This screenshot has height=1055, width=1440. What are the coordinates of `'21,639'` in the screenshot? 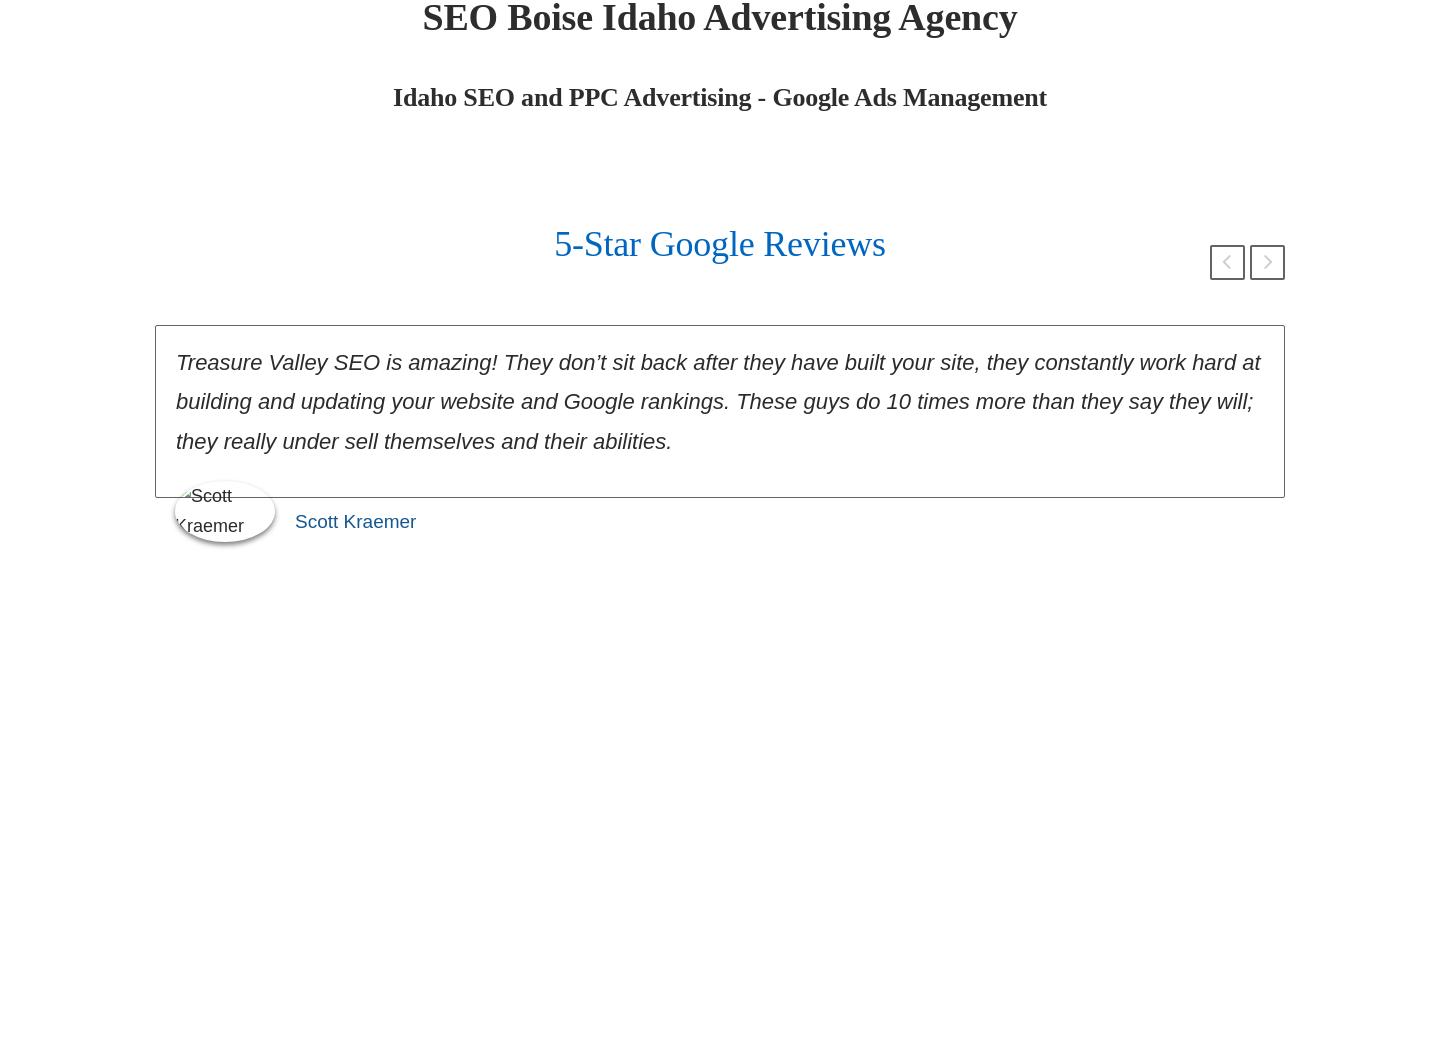 It's located at (654, 963).